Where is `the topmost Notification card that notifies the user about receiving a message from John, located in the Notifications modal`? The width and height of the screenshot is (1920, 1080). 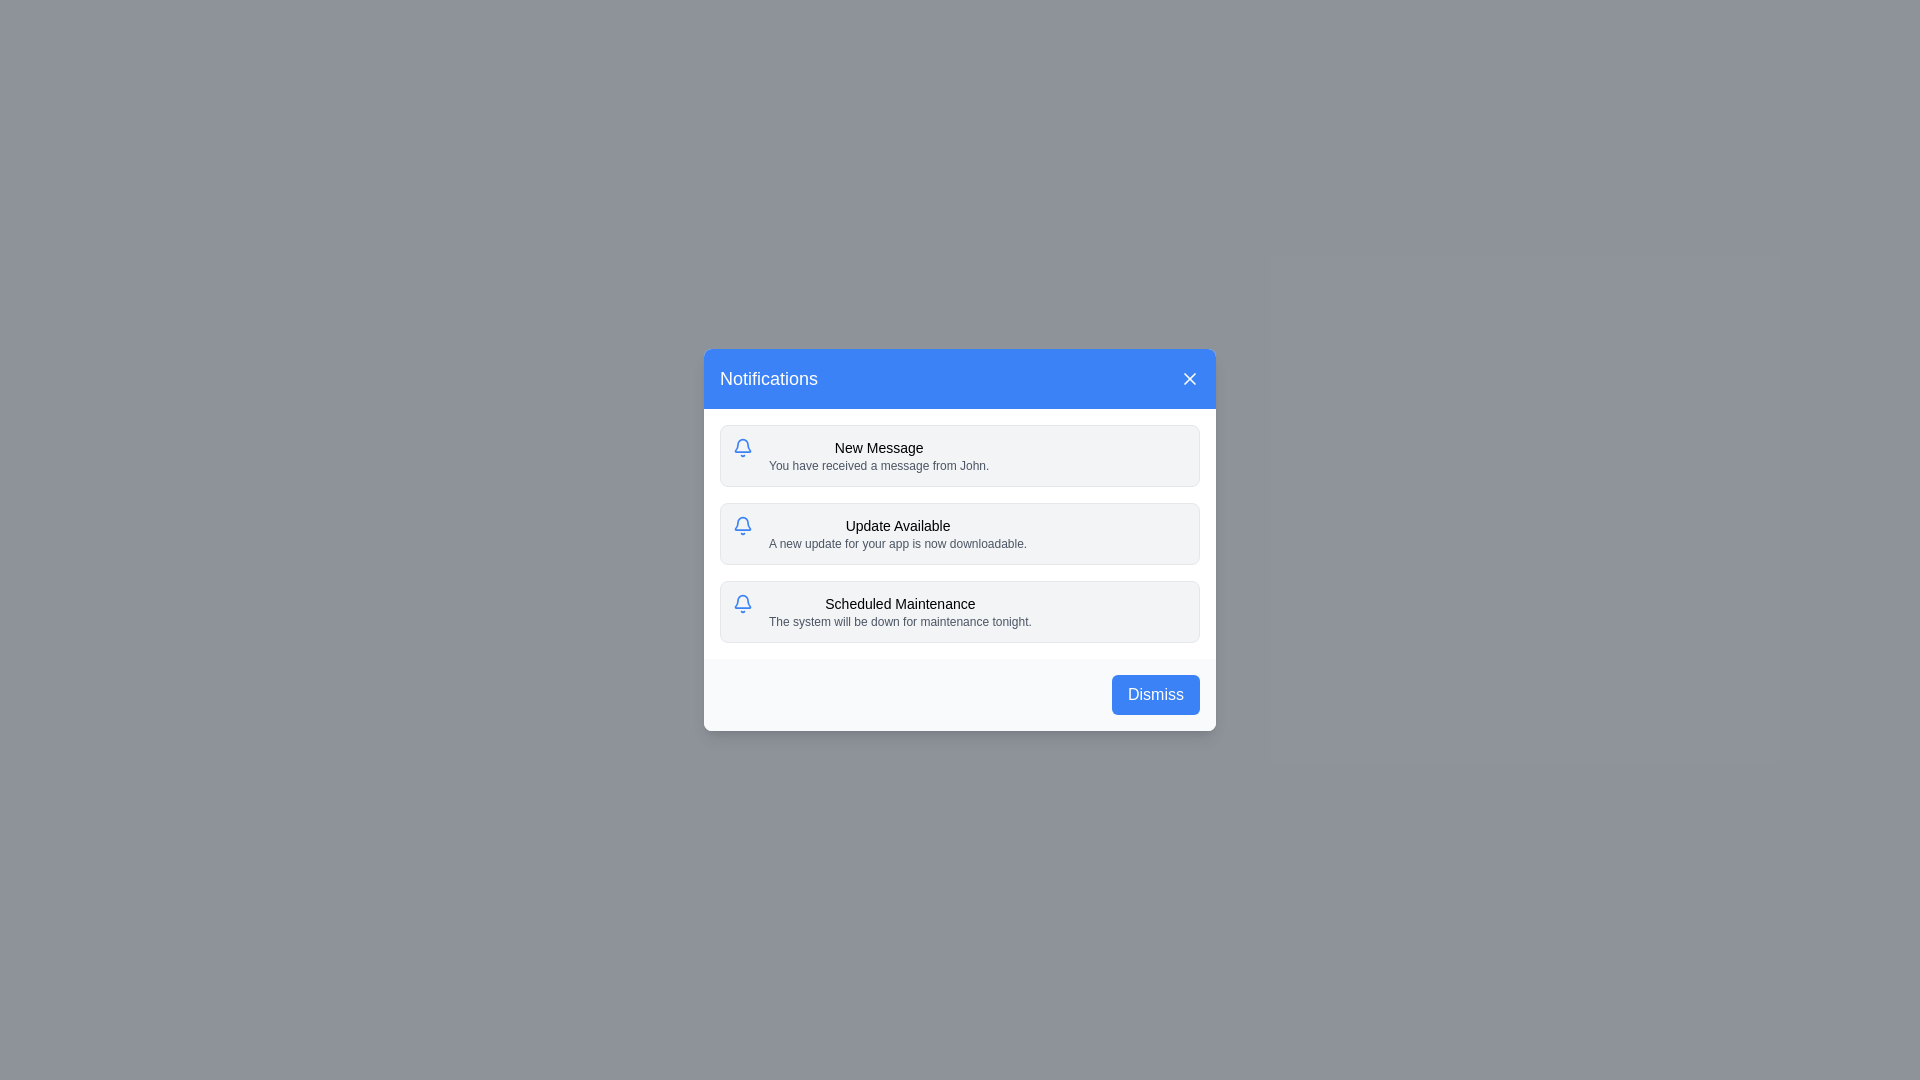
the topmost Notification card that notifies the user about receiving a message from John, located in the Notifications modal is located at coordinates (960, 455).